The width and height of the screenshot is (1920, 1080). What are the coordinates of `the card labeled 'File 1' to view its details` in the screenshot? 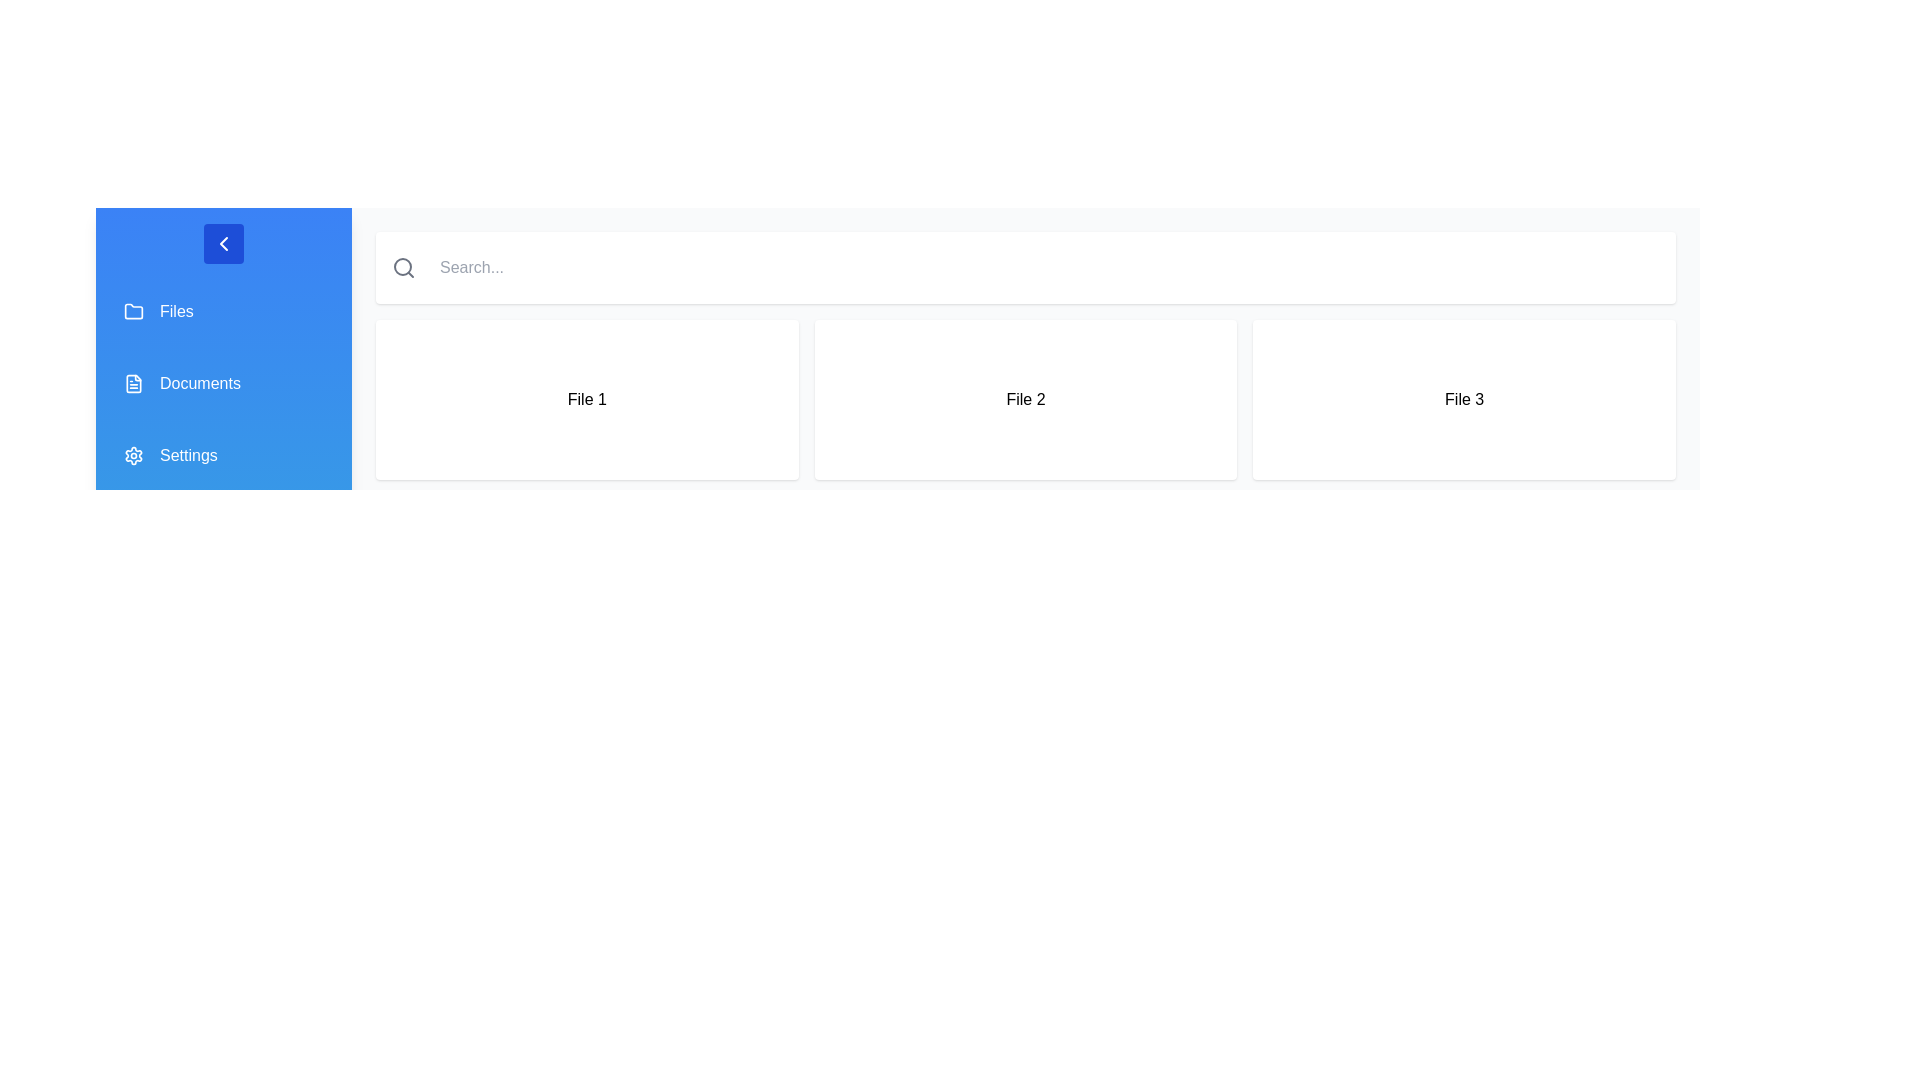 It's located at (585, 400).